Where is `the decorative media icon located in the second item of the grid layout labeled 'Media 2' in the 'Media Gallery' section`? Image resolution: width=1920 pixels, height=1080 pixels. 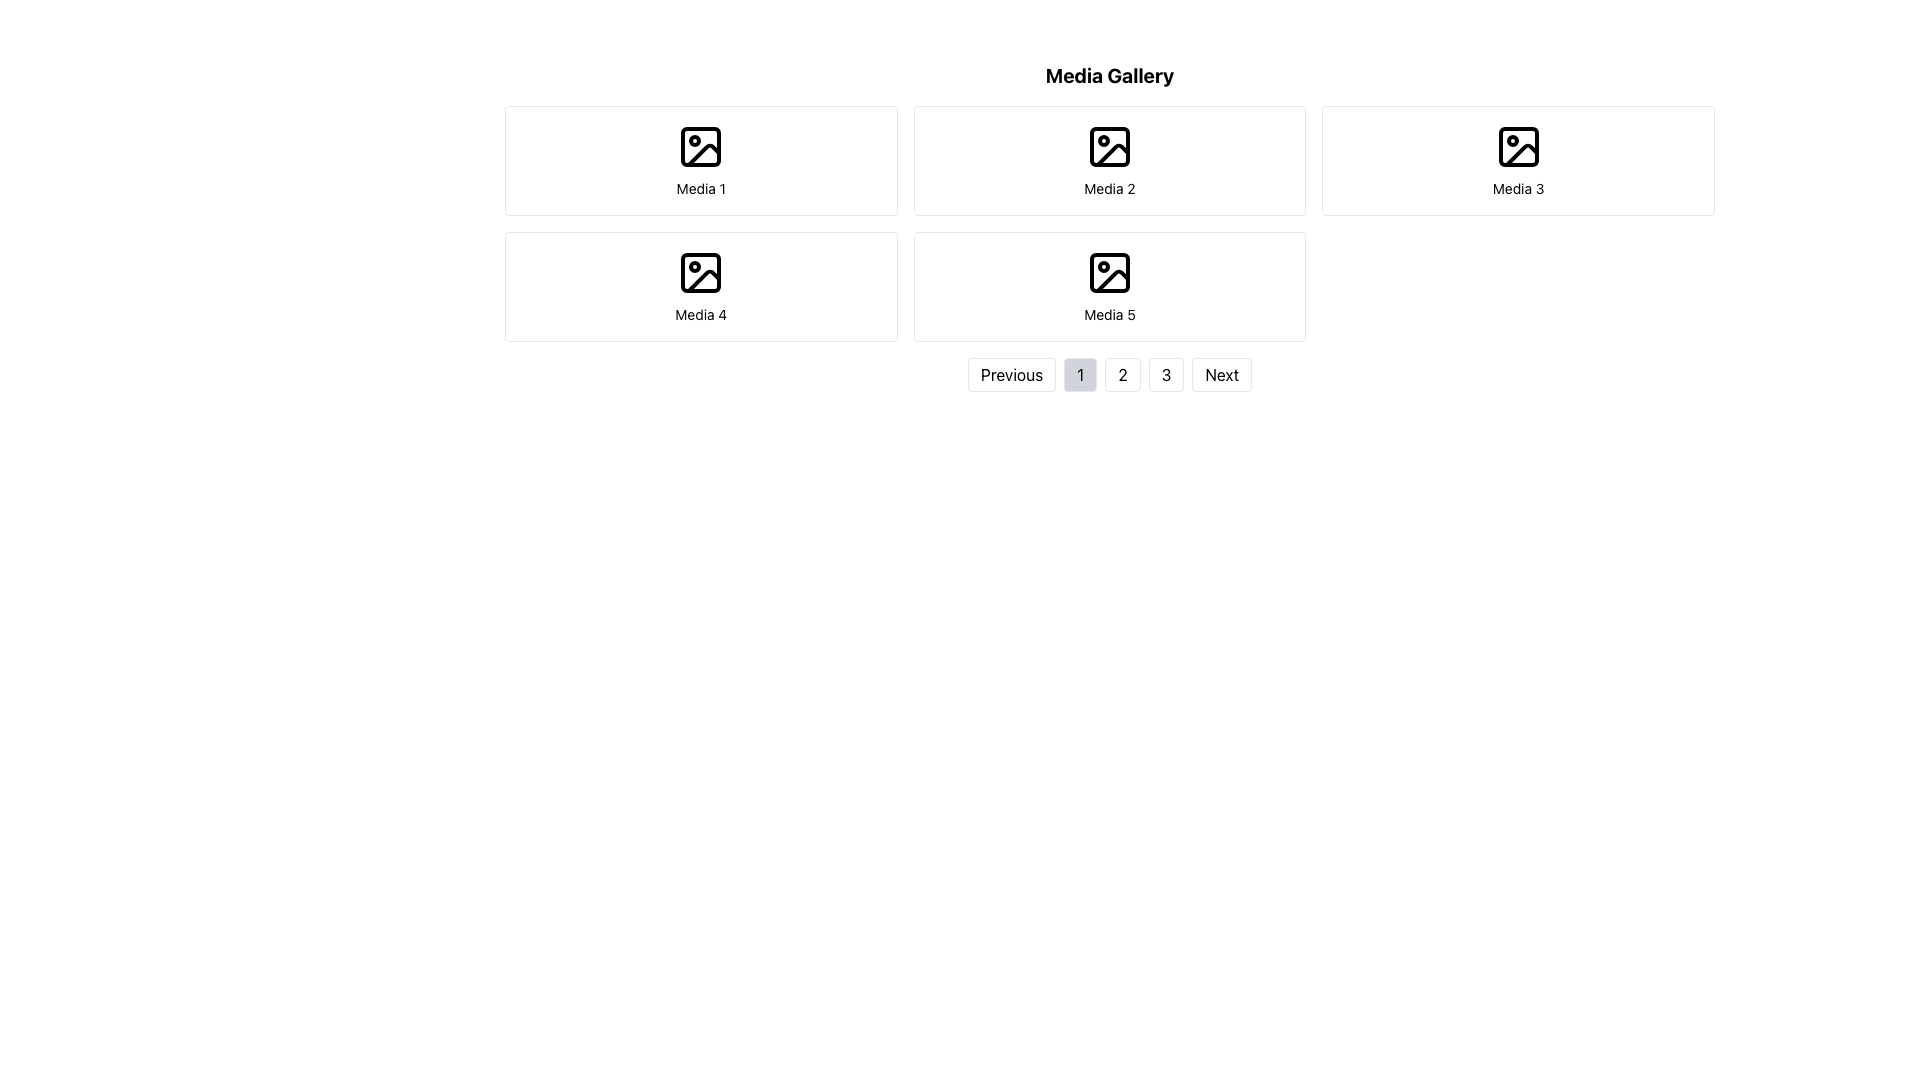
the decorative media icon located in the second item of the grid layout labeled 'Media 2' in the 'Media Gallery' section is located at coordinates (1108, 145).